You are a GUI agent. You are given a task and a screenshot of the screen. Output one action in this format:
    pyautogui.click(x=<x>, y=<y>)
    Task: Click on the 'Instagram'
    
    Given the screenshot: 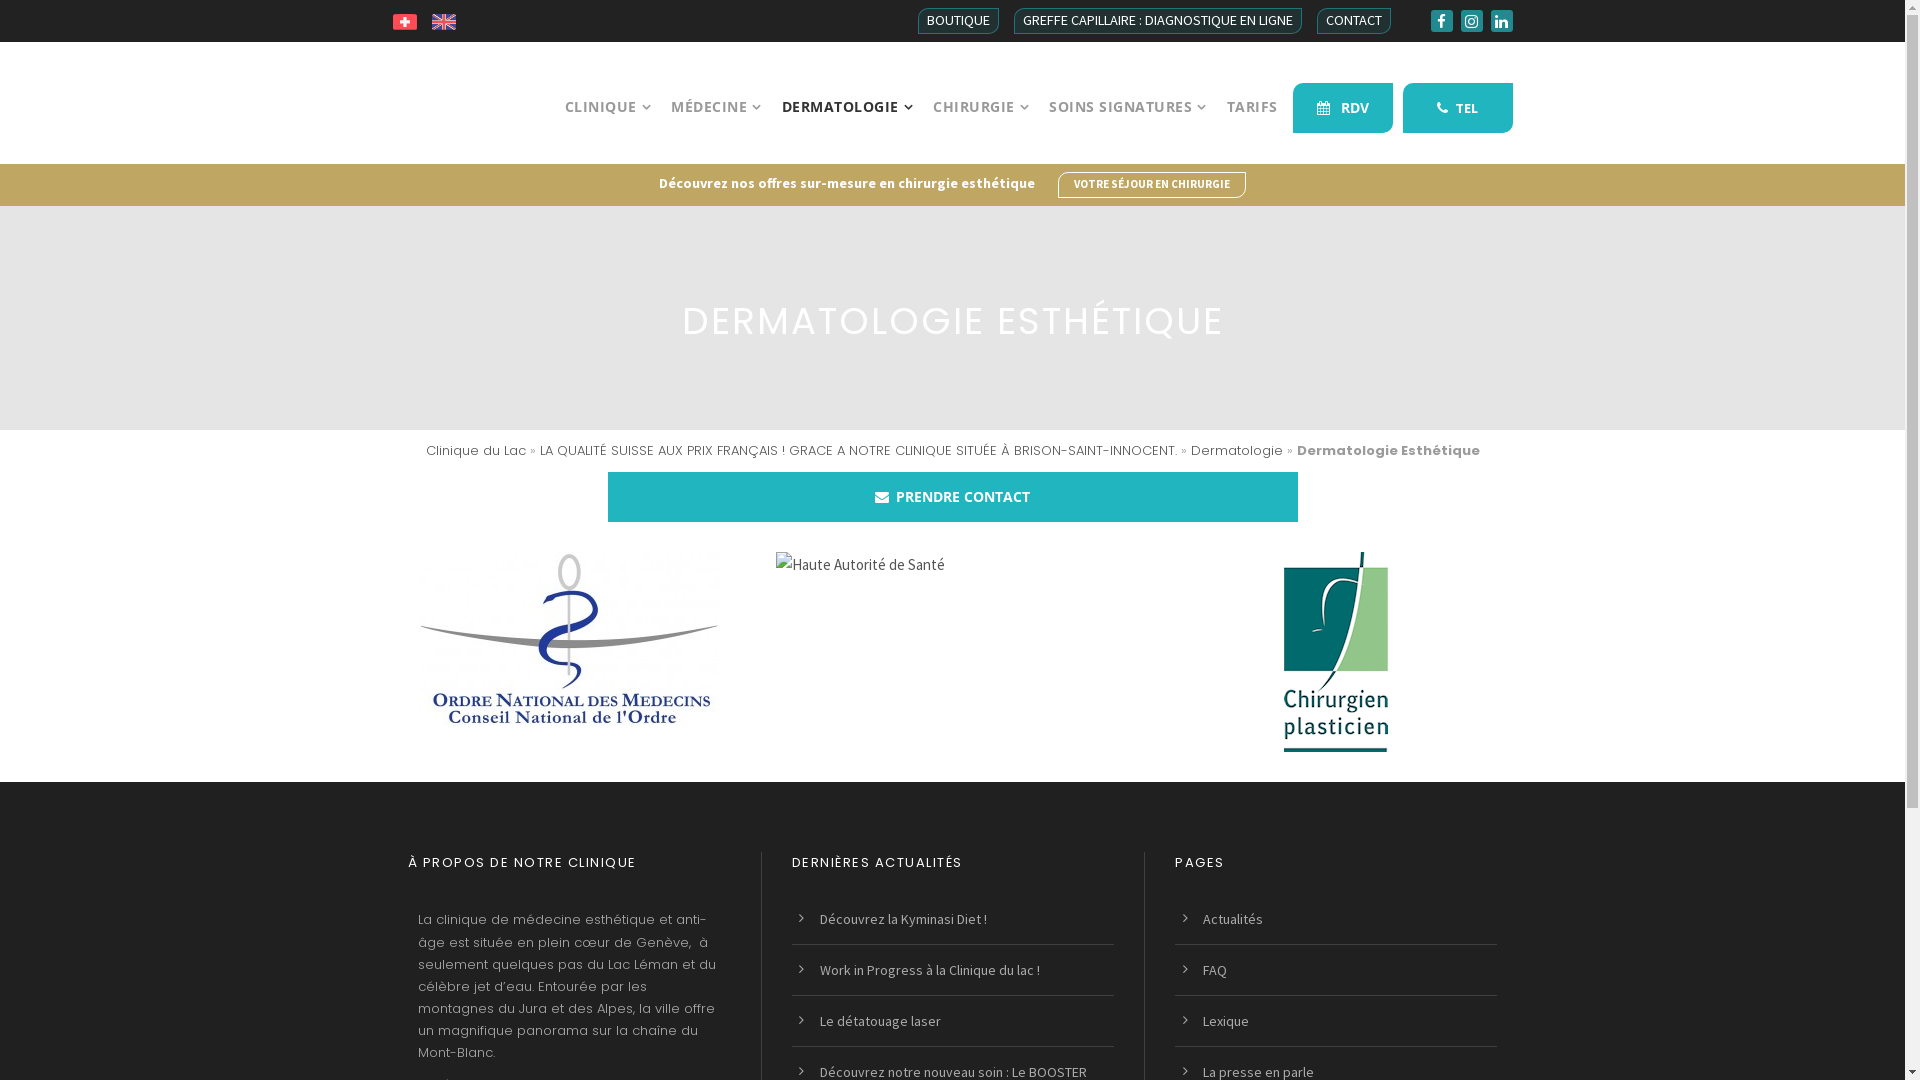 What is the action you would take?
    pyautogui.click(x=1470, y=20)
    